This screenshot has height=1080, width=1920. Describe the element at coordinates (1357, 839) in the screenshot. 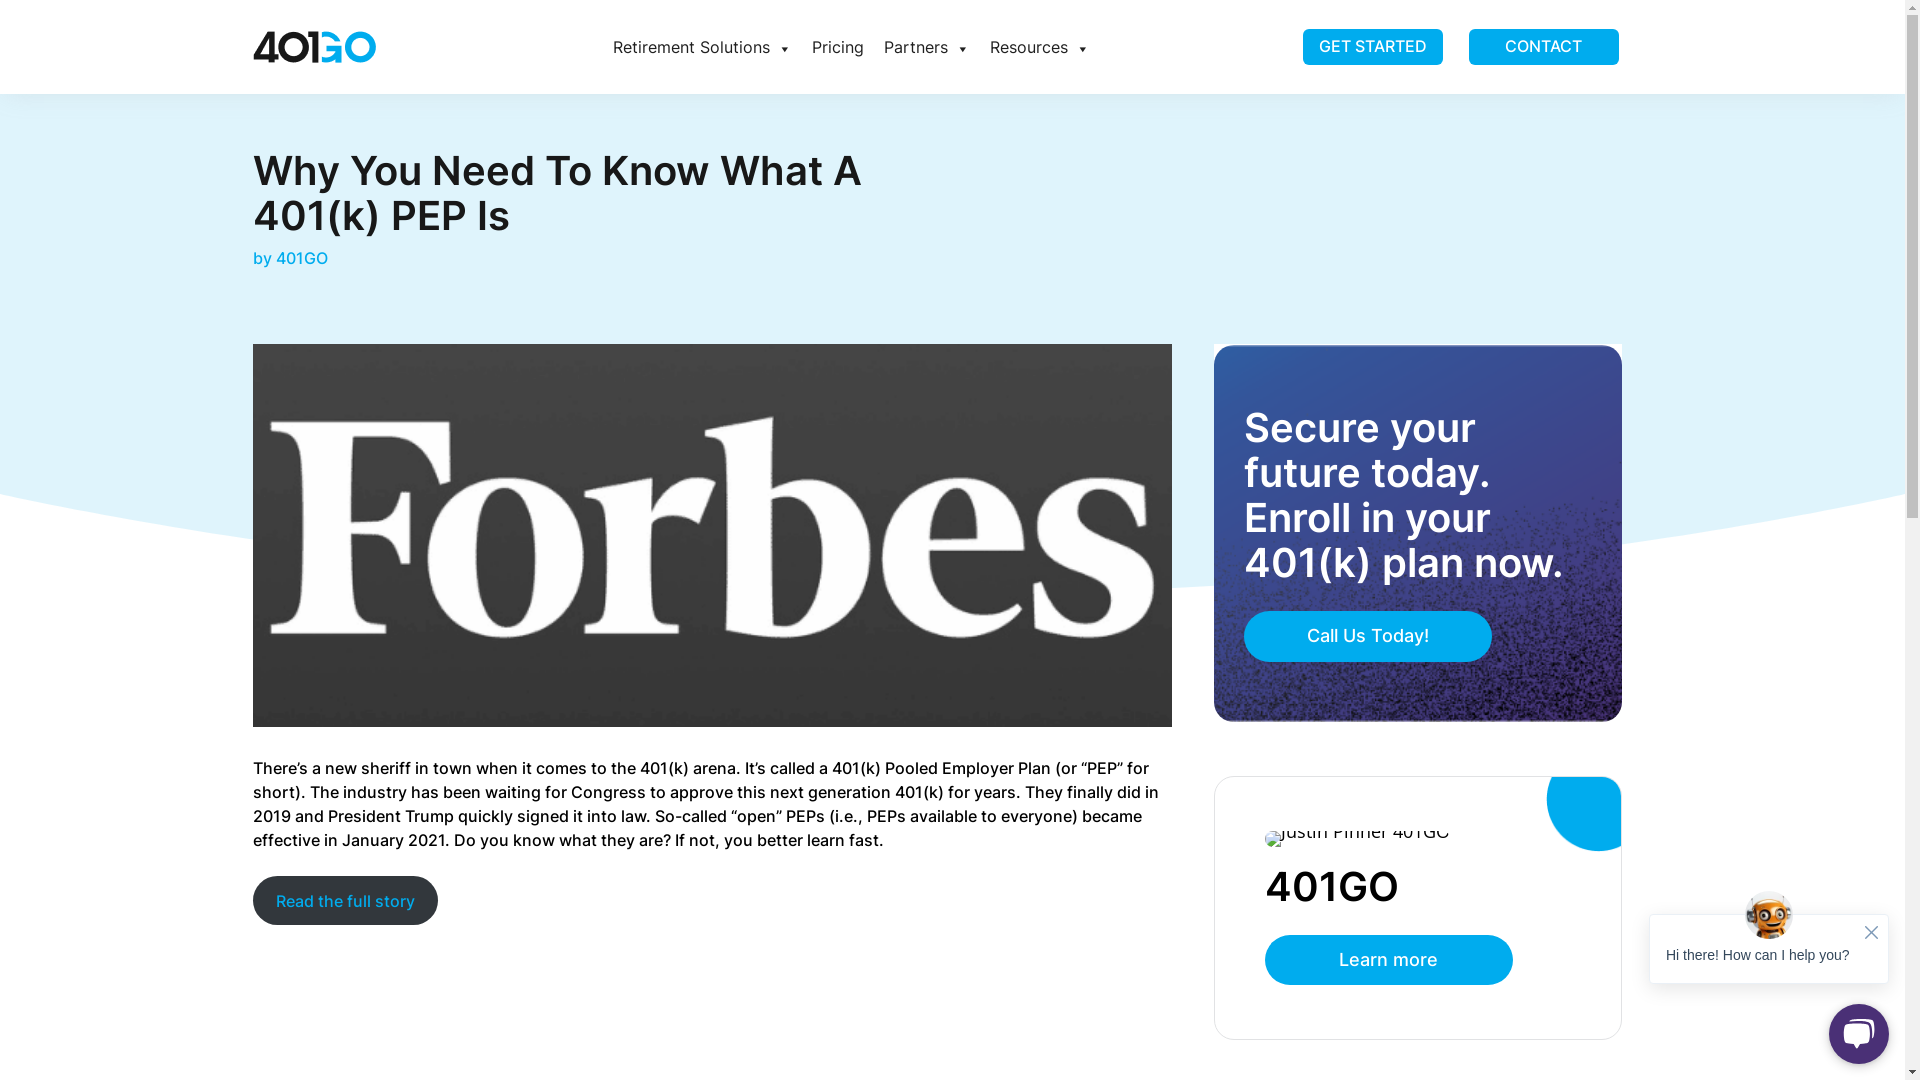

I see `'Justin 1'` at that location.